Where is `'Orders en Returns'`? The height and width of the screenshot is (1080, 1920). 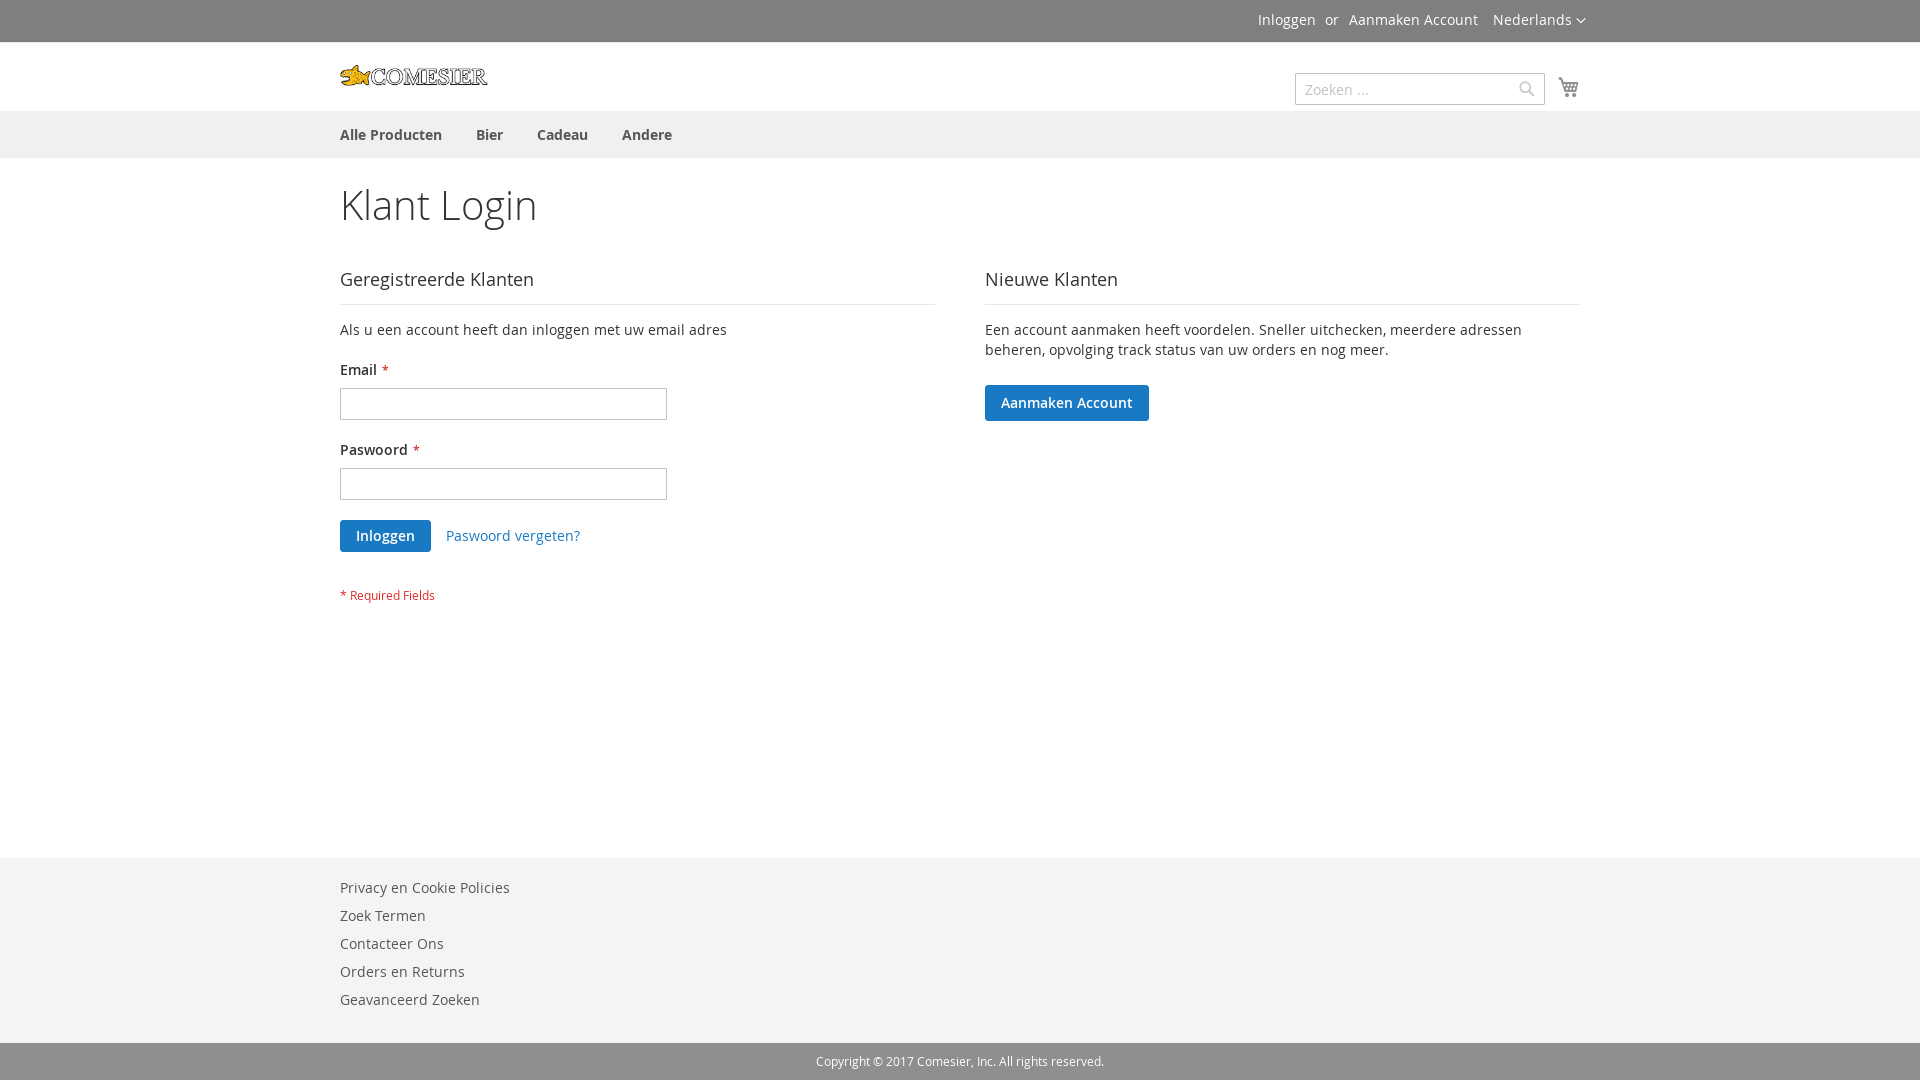
'Orders en Returns' is located at coordinates (401, 970).